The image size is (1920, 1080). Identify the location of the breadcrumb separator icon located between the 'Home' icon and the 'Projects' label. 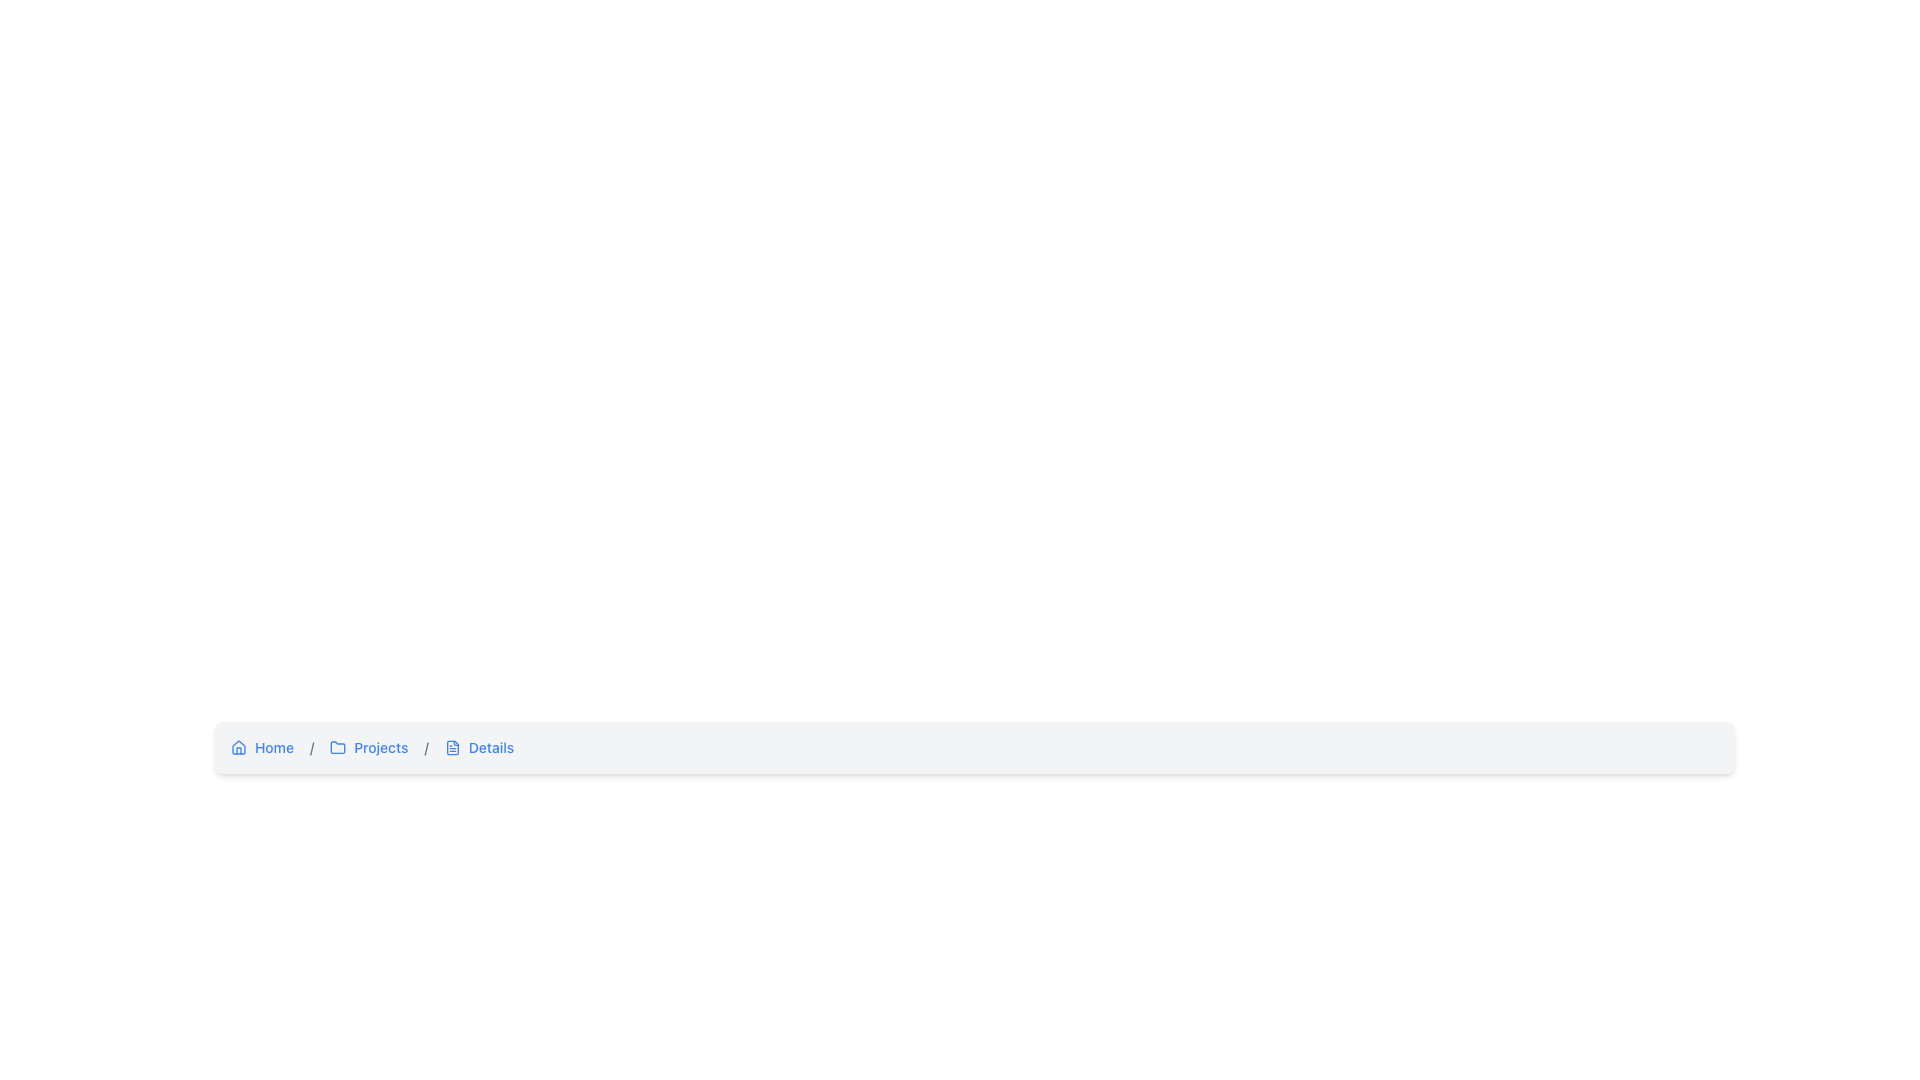
(338, 747).